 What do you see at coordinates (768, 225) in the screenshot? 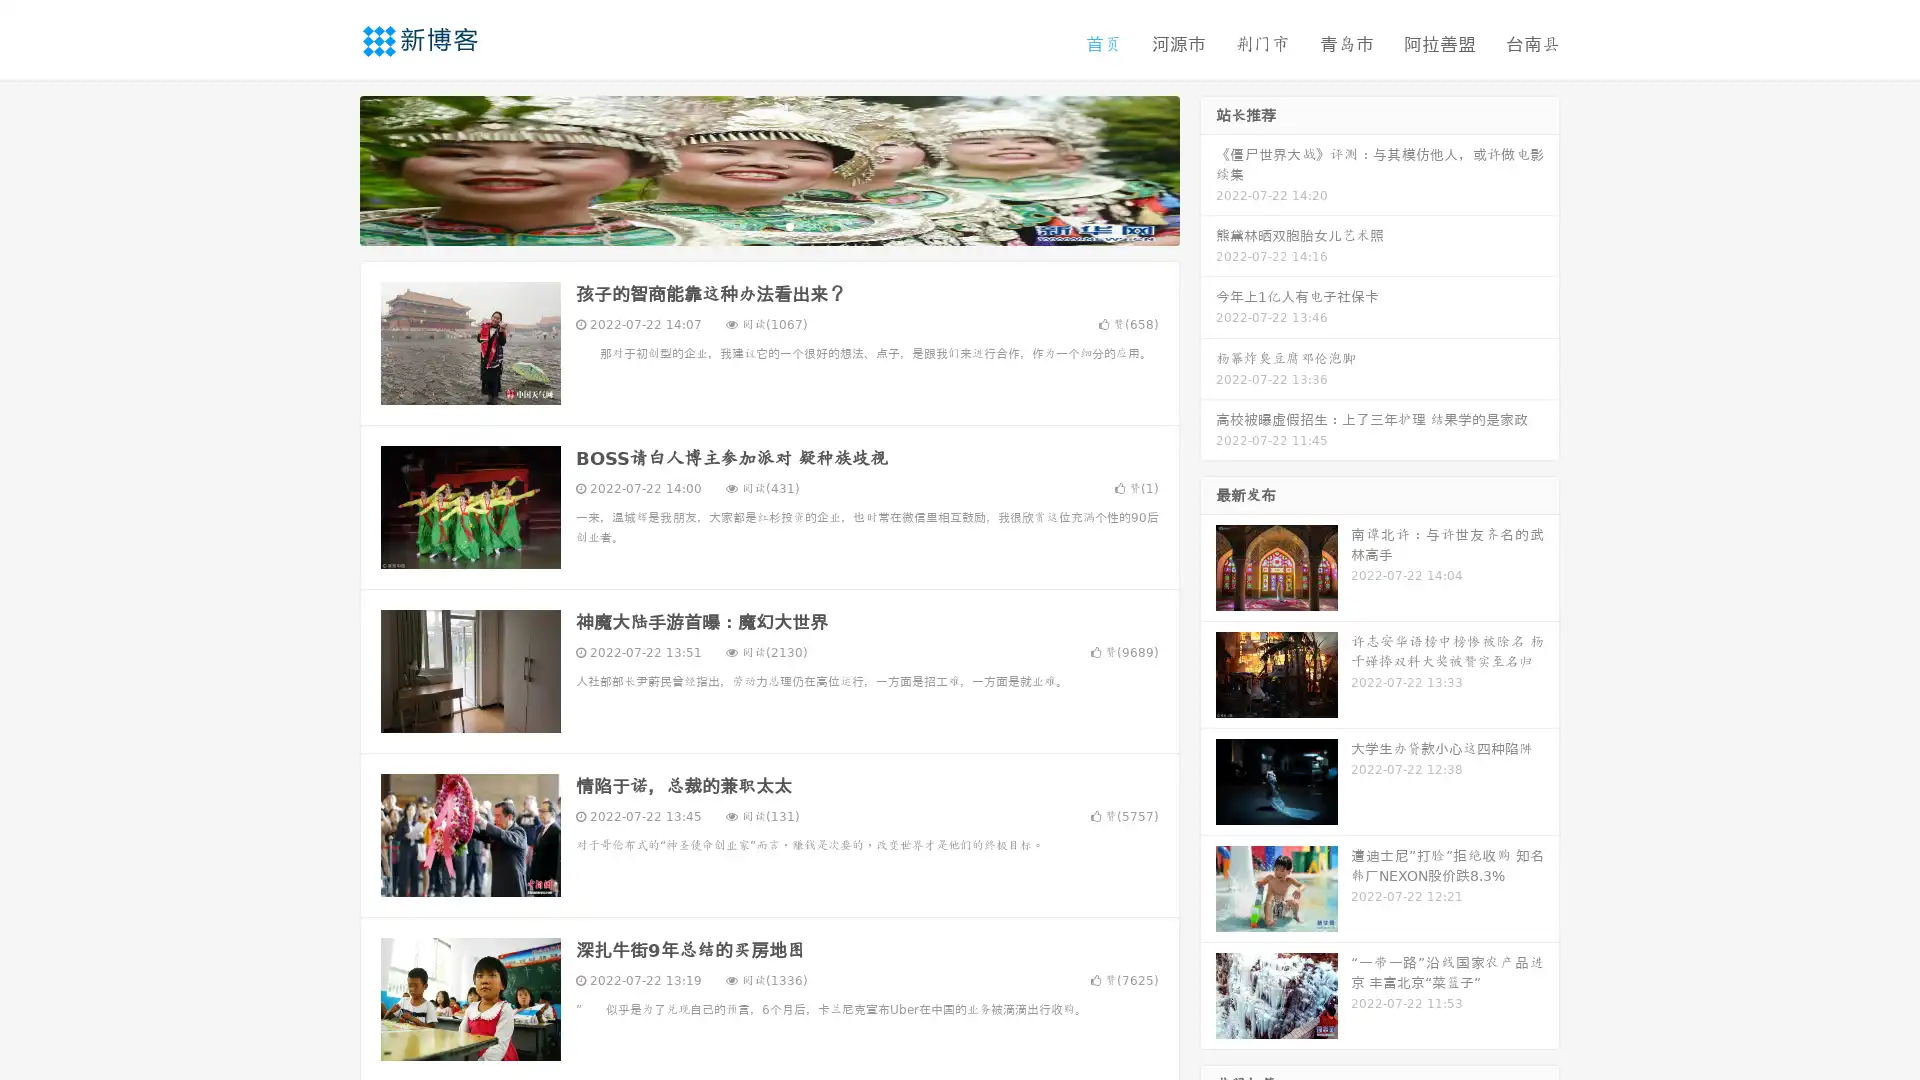
I see `Go to slide 2` at bounding box center [768, 225].